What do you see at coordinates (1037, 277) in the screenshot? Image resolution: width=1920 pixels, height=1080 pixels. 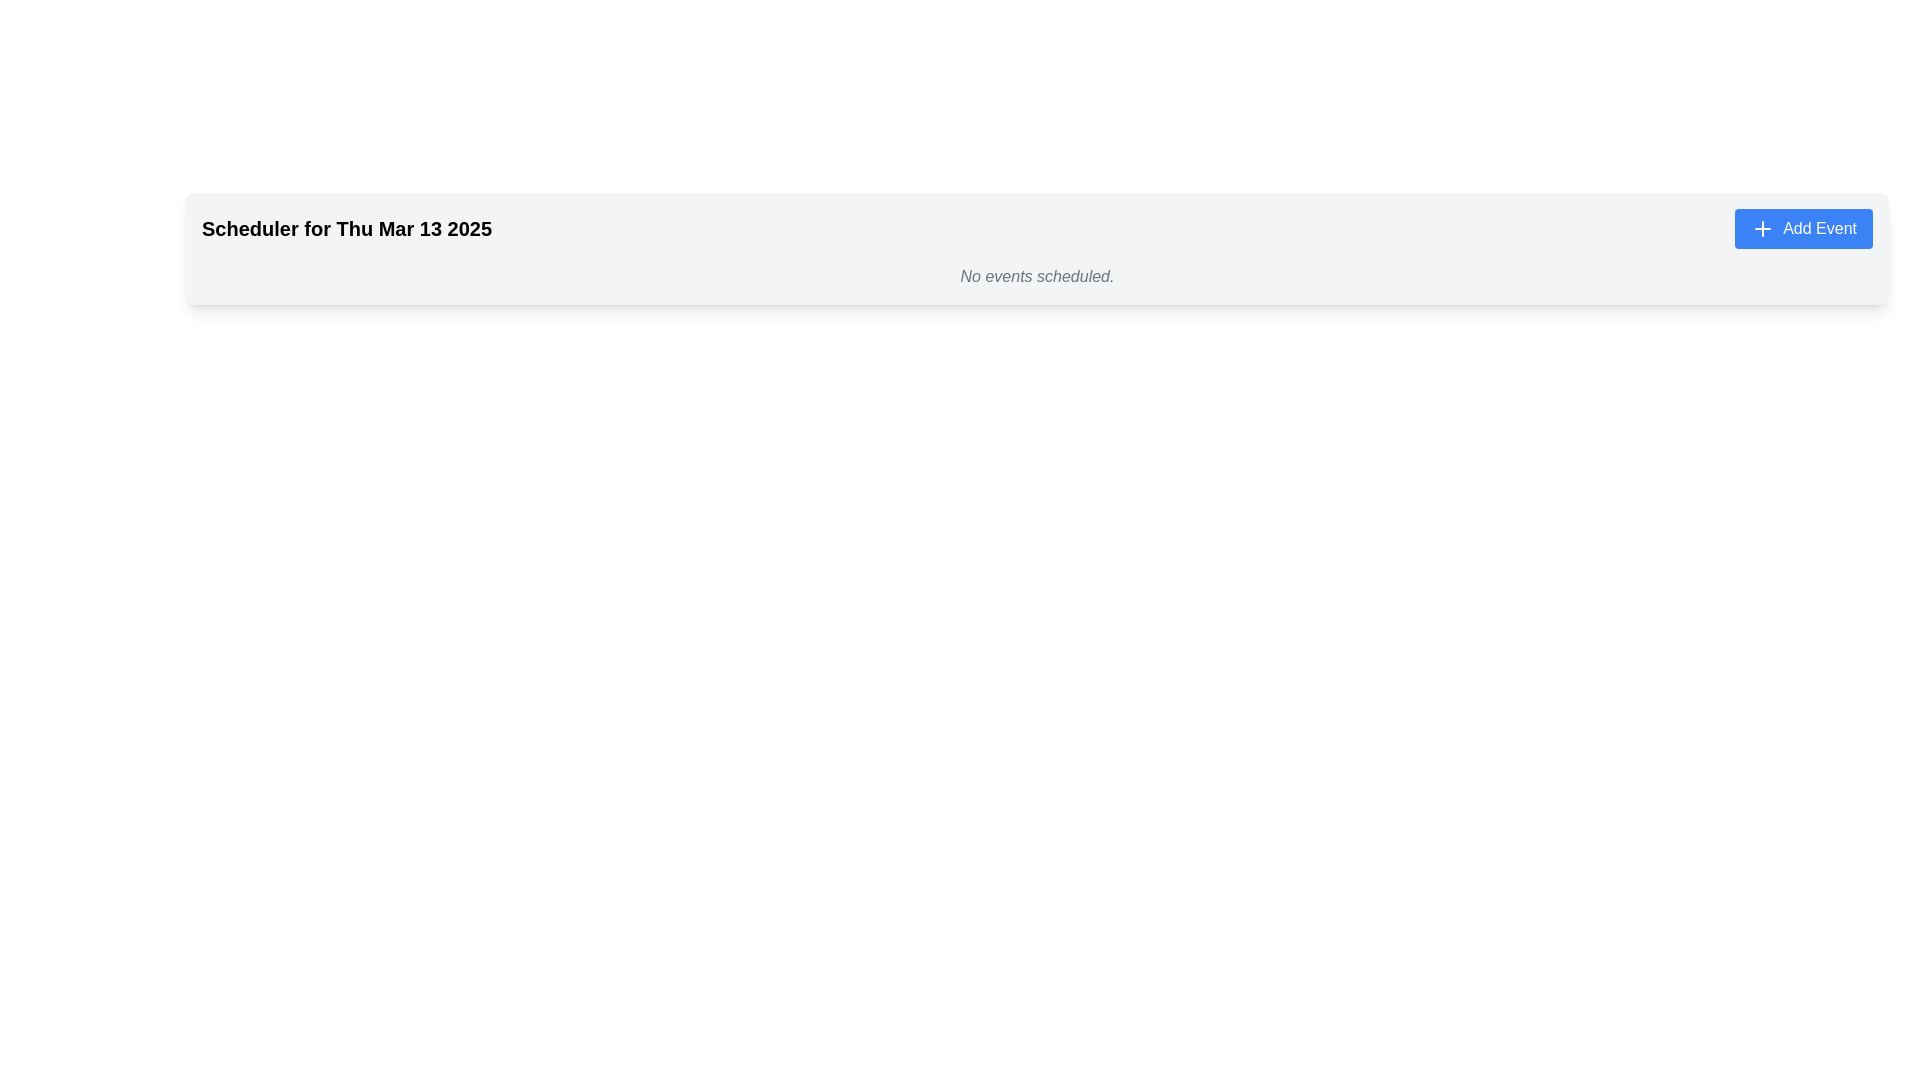 I see `the informational text label indicating no scheduled events for the specified date, located below the heading 'Scheduler for Thu Mar 13 2025'` at bounding box center [1037, 277].